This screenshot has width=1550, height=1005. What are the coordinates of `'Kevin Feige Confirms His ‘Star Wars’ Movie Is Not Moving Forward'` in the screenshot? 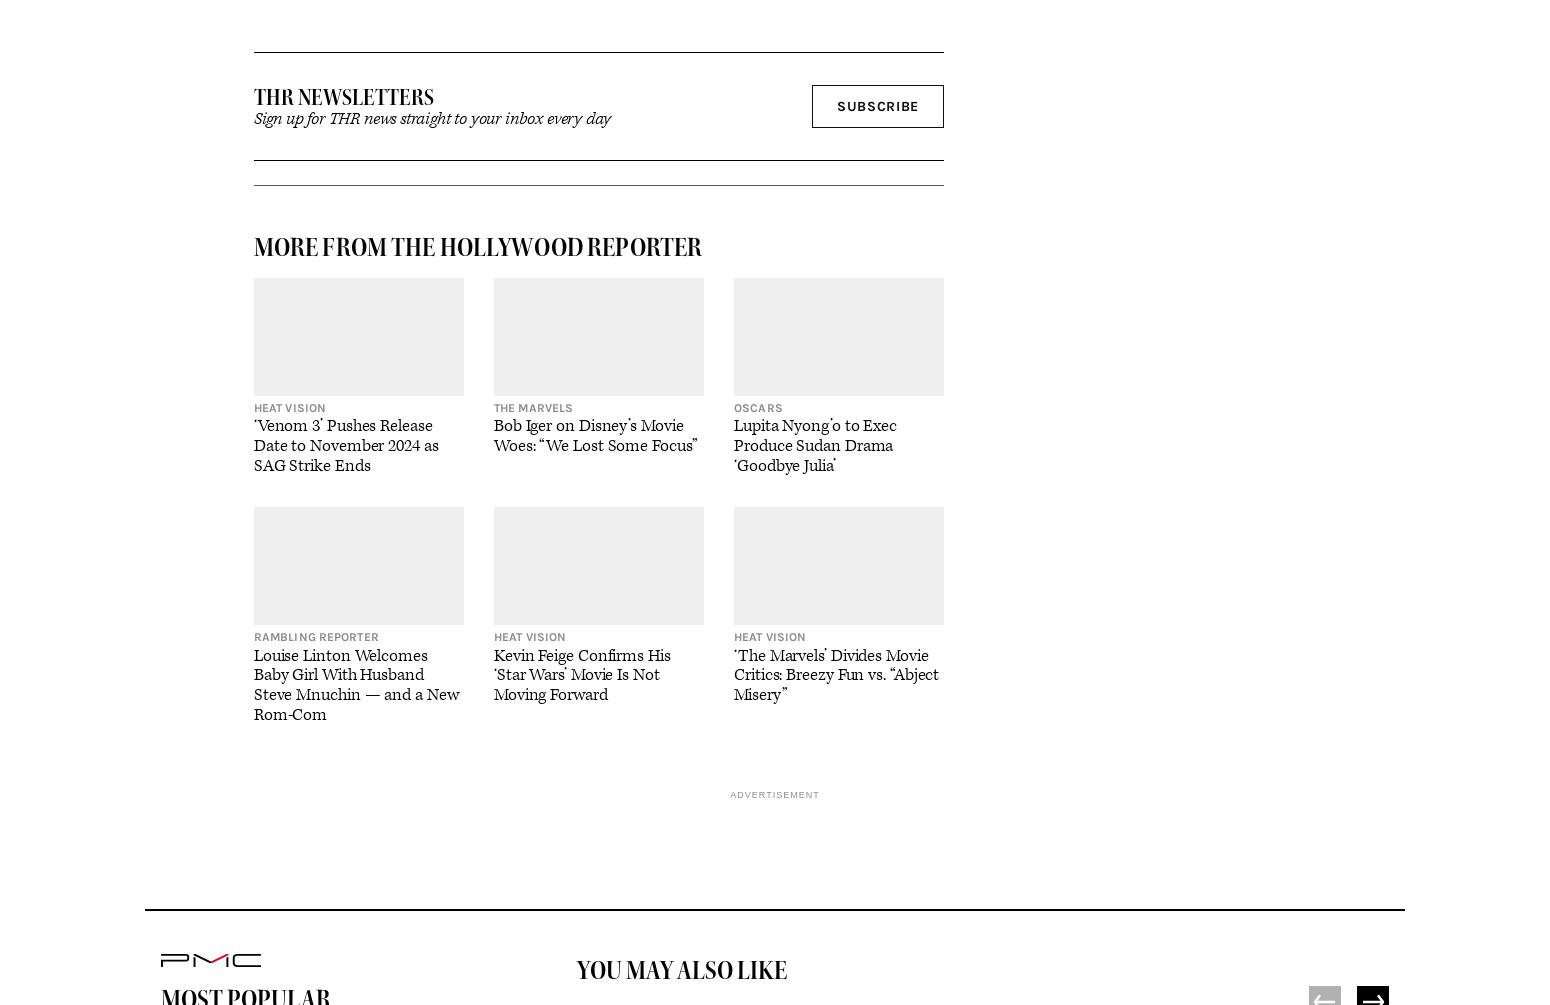 It's located at (492, 674).